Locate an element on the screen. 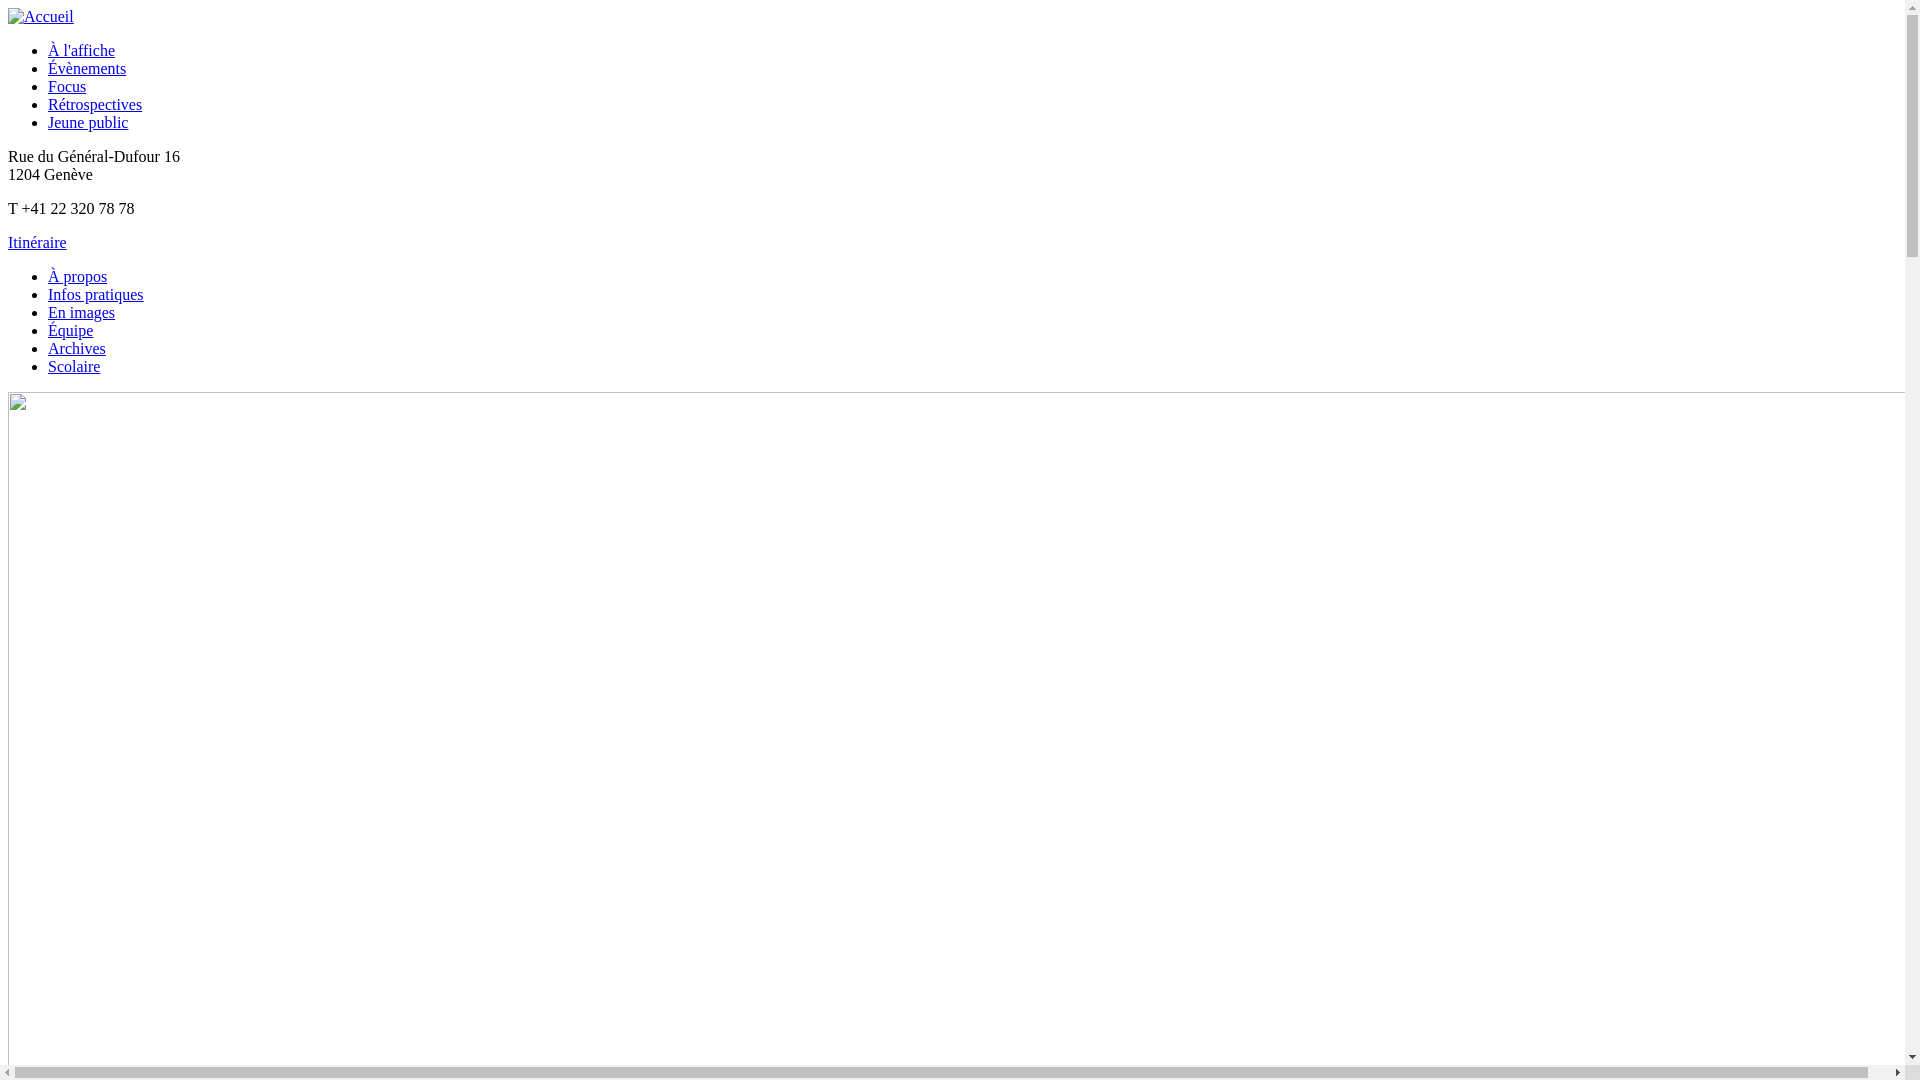  'Accueil' is located at coordinates (41, 16).